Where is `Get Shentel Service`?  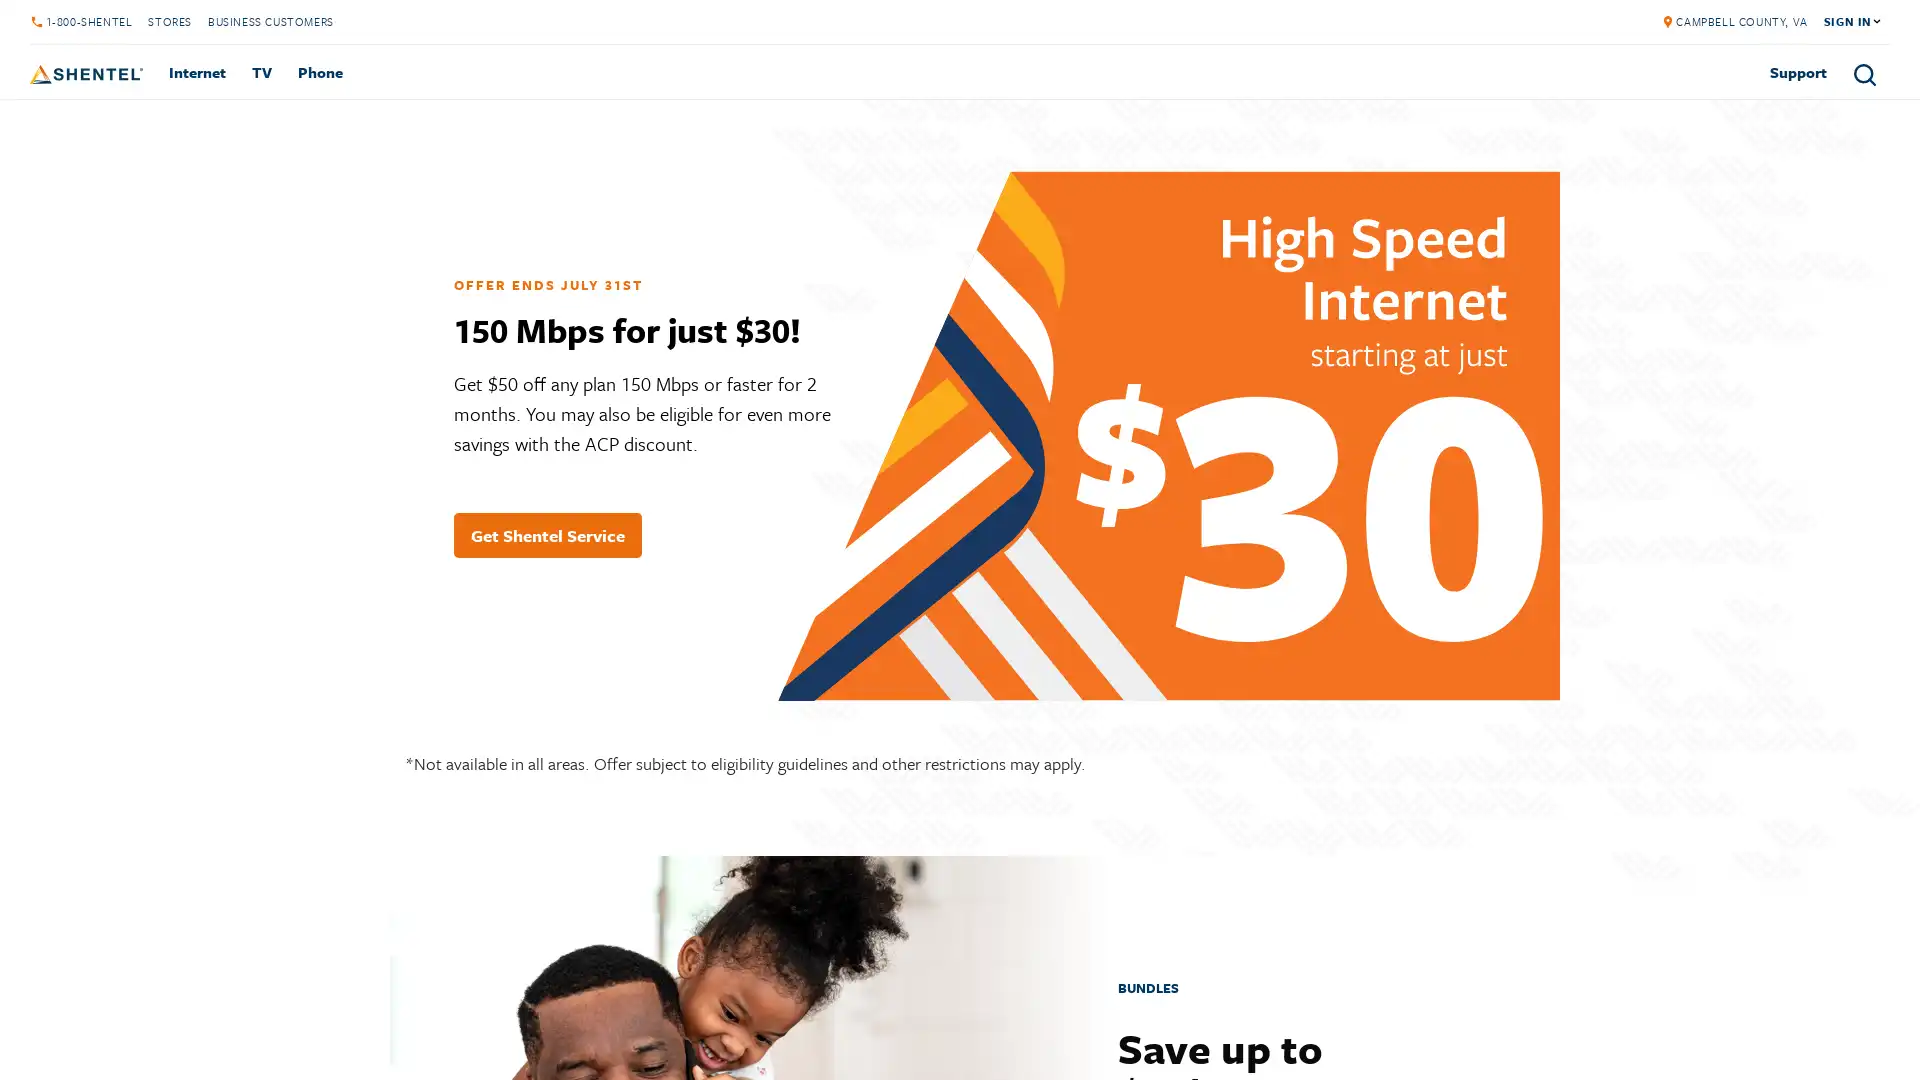 Get Shentel Service is located at coordinates (547, 534).